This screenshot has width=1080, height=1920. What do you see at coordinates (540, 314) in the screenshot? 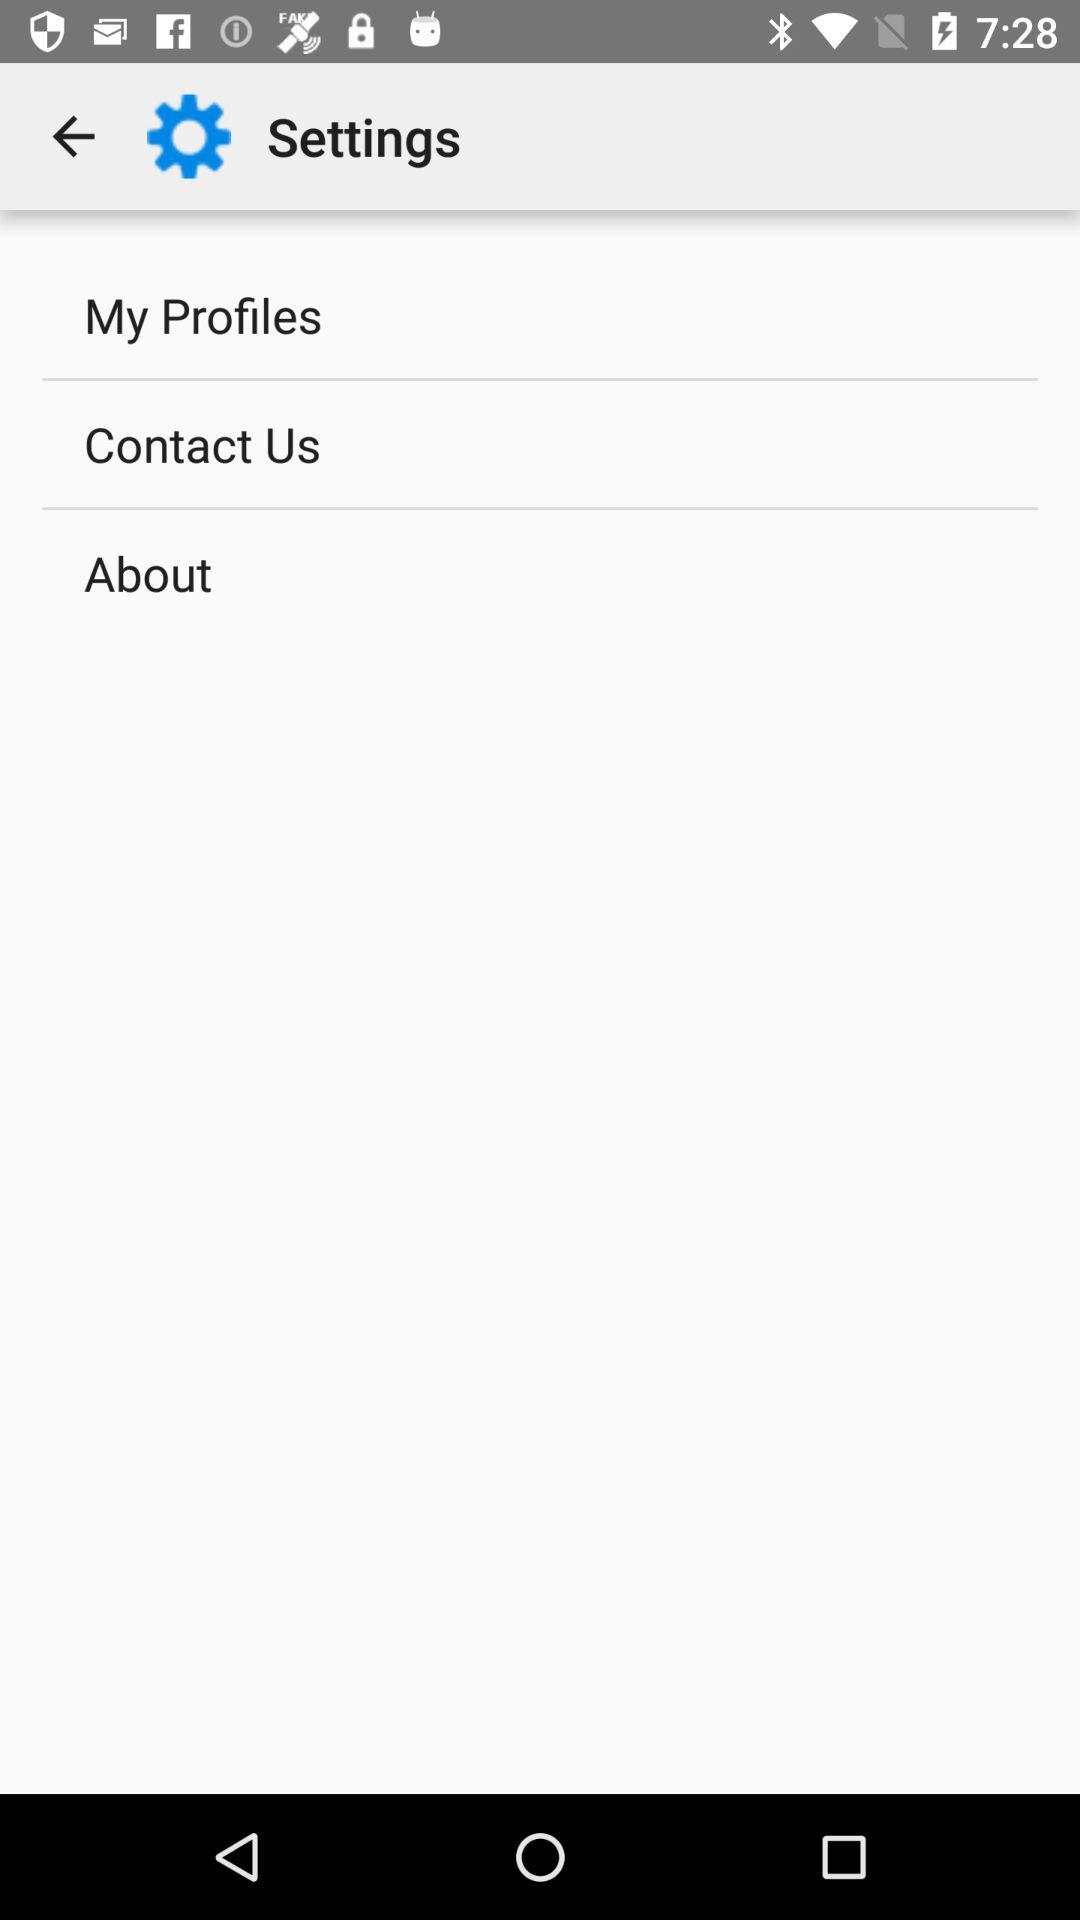
I see `the my profiles icon` at bounding box center [540, 314].